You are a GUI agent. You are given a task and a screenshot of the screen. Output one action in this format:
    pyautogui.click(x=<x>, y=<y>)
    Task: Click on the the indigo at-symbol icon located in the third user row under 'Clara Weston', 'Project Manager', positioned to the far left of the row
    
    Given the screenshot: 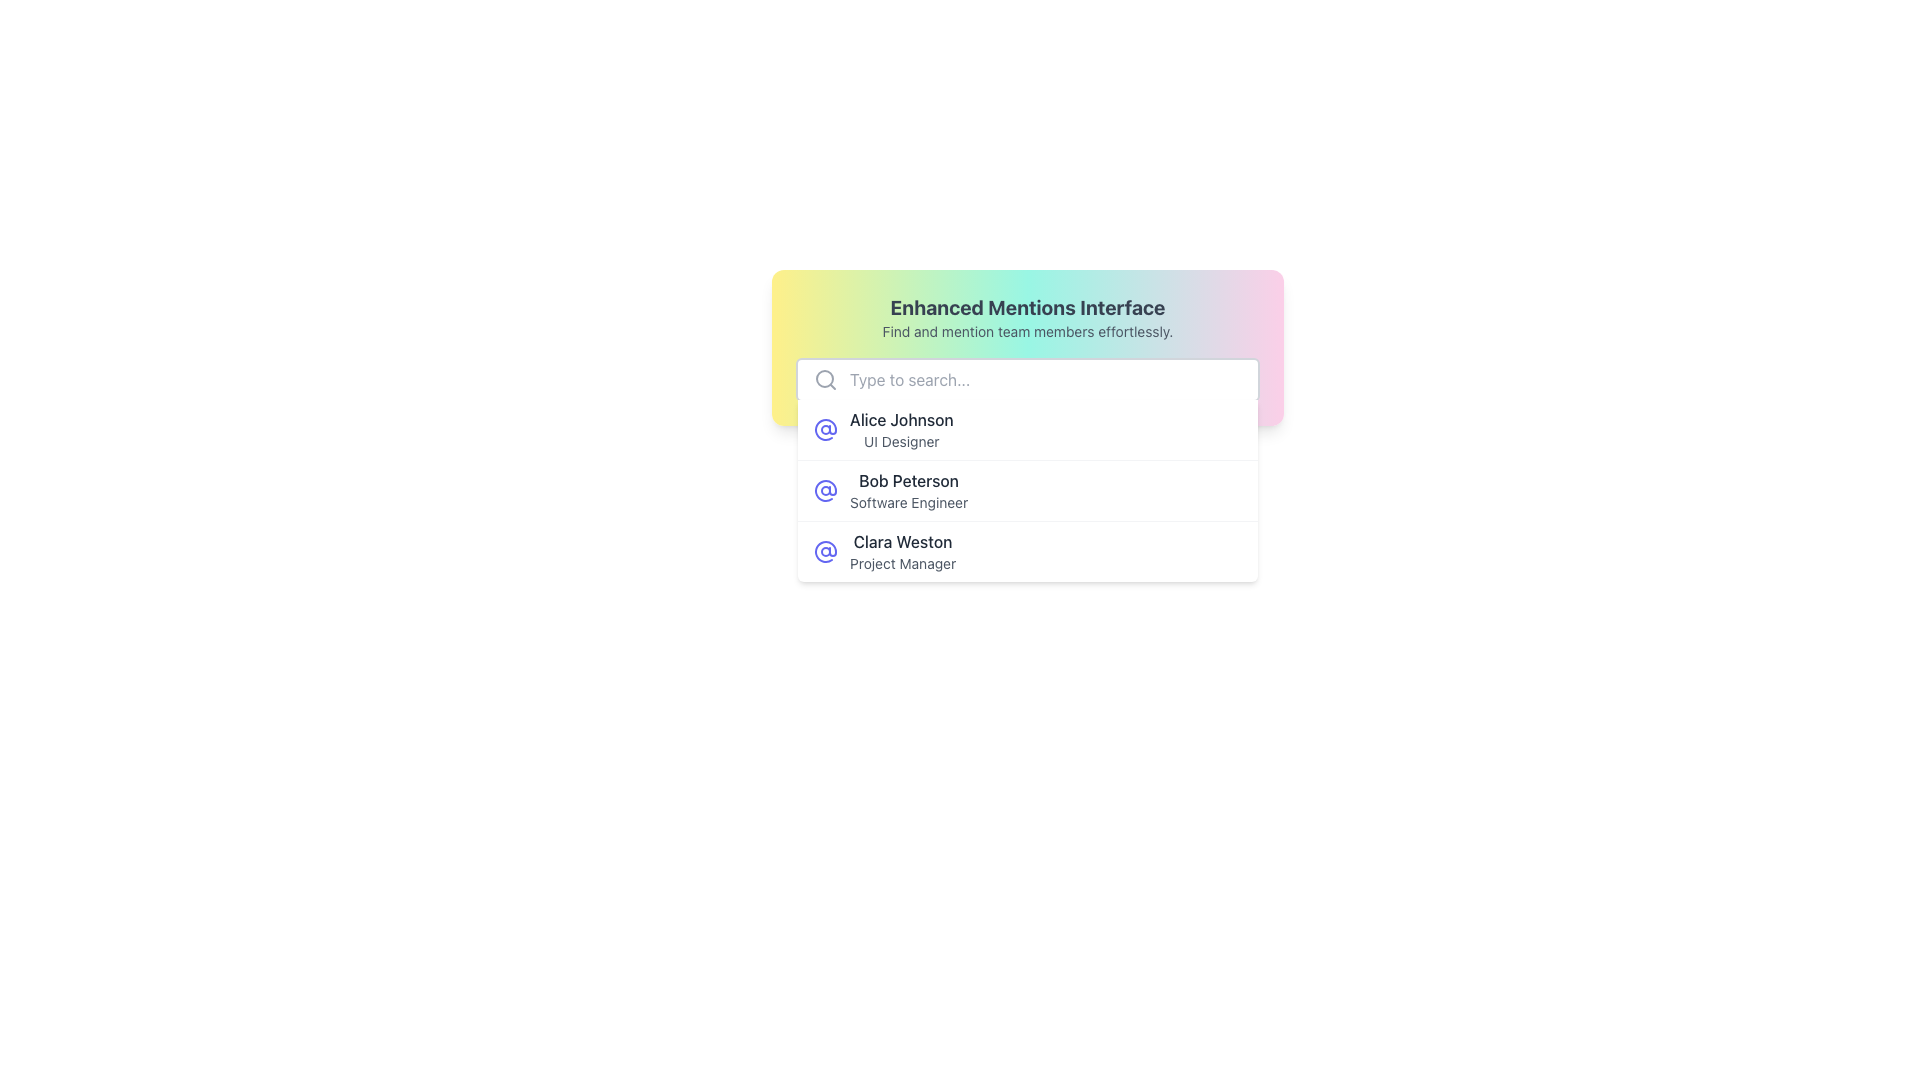 What is the action you would take?
    pyautogui.click(x=825, y=551)
    